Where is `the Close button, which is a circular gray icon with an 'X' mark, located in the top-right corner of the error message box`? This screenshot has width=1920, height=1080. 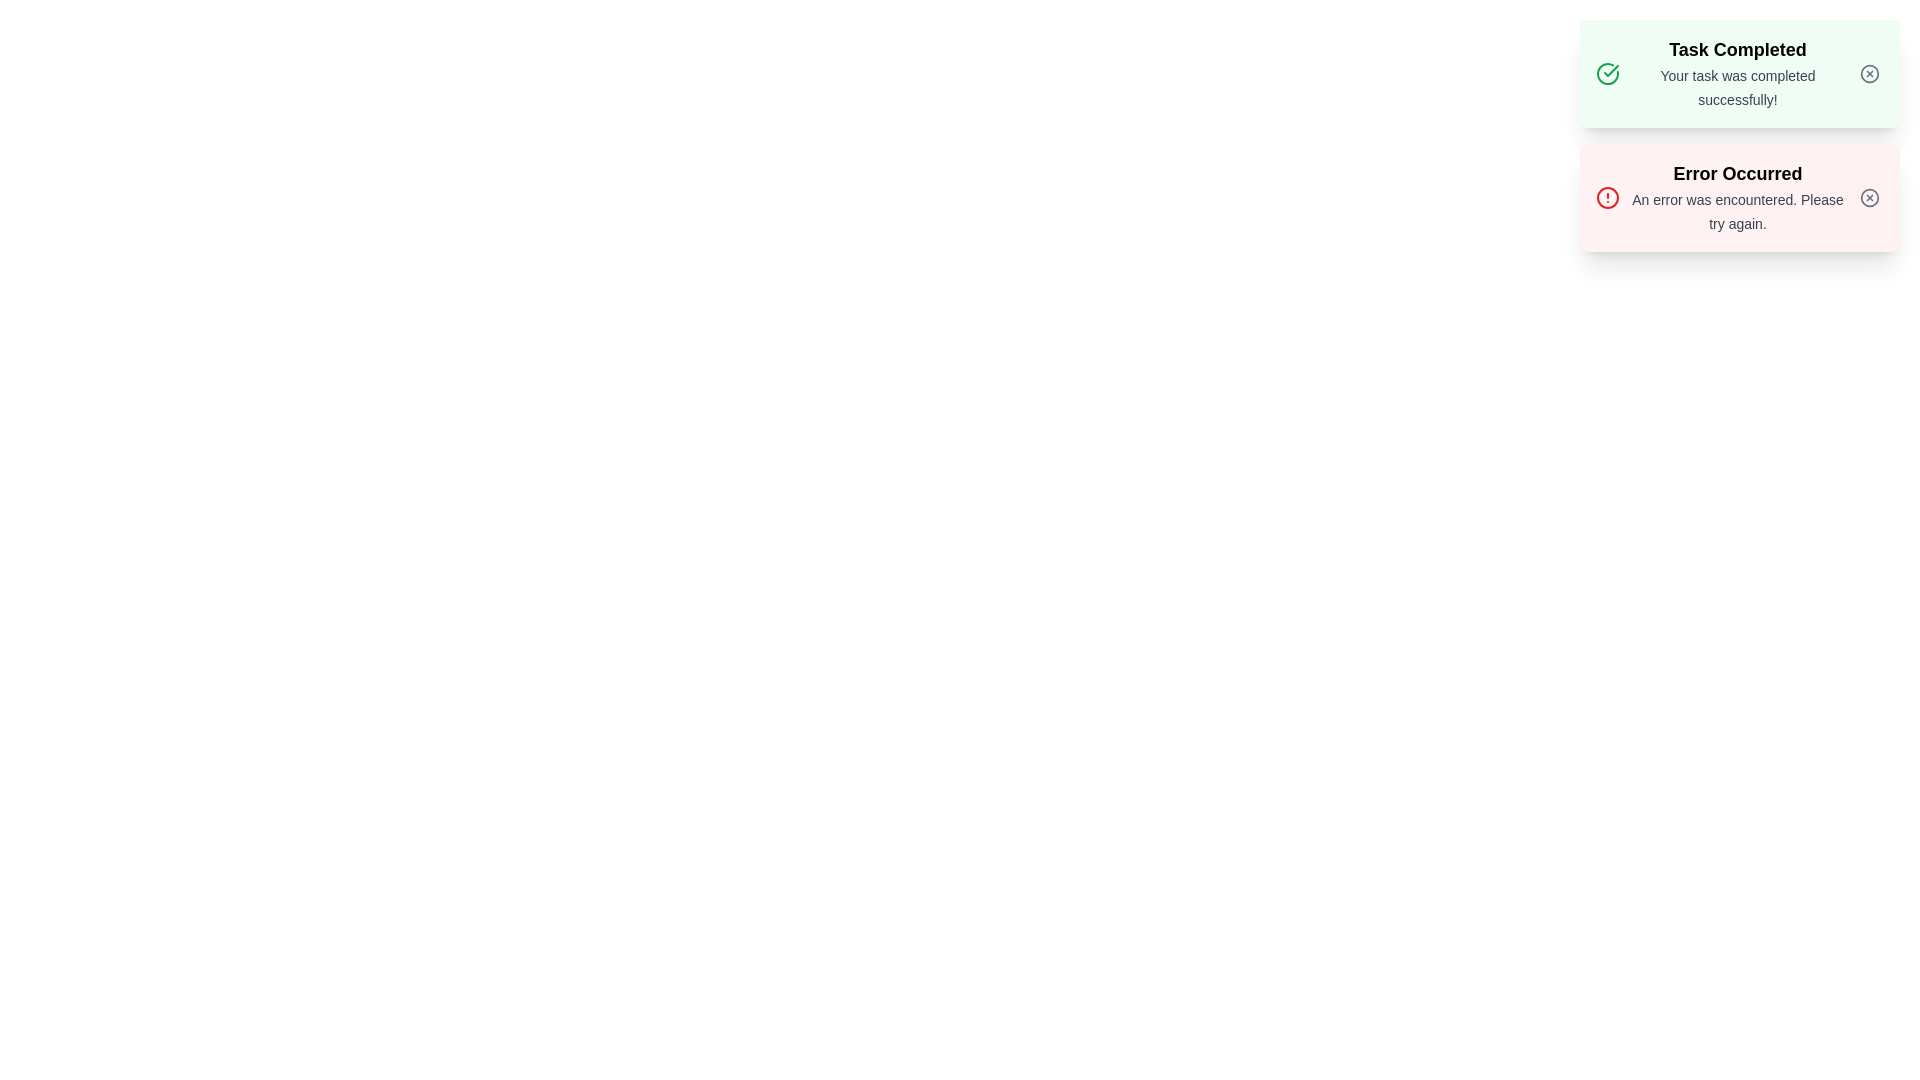
the Close button, which is a circular gray icon with an 'X' mark, located in the top-right corner of the error message box is located at coordinates (1869, 197).